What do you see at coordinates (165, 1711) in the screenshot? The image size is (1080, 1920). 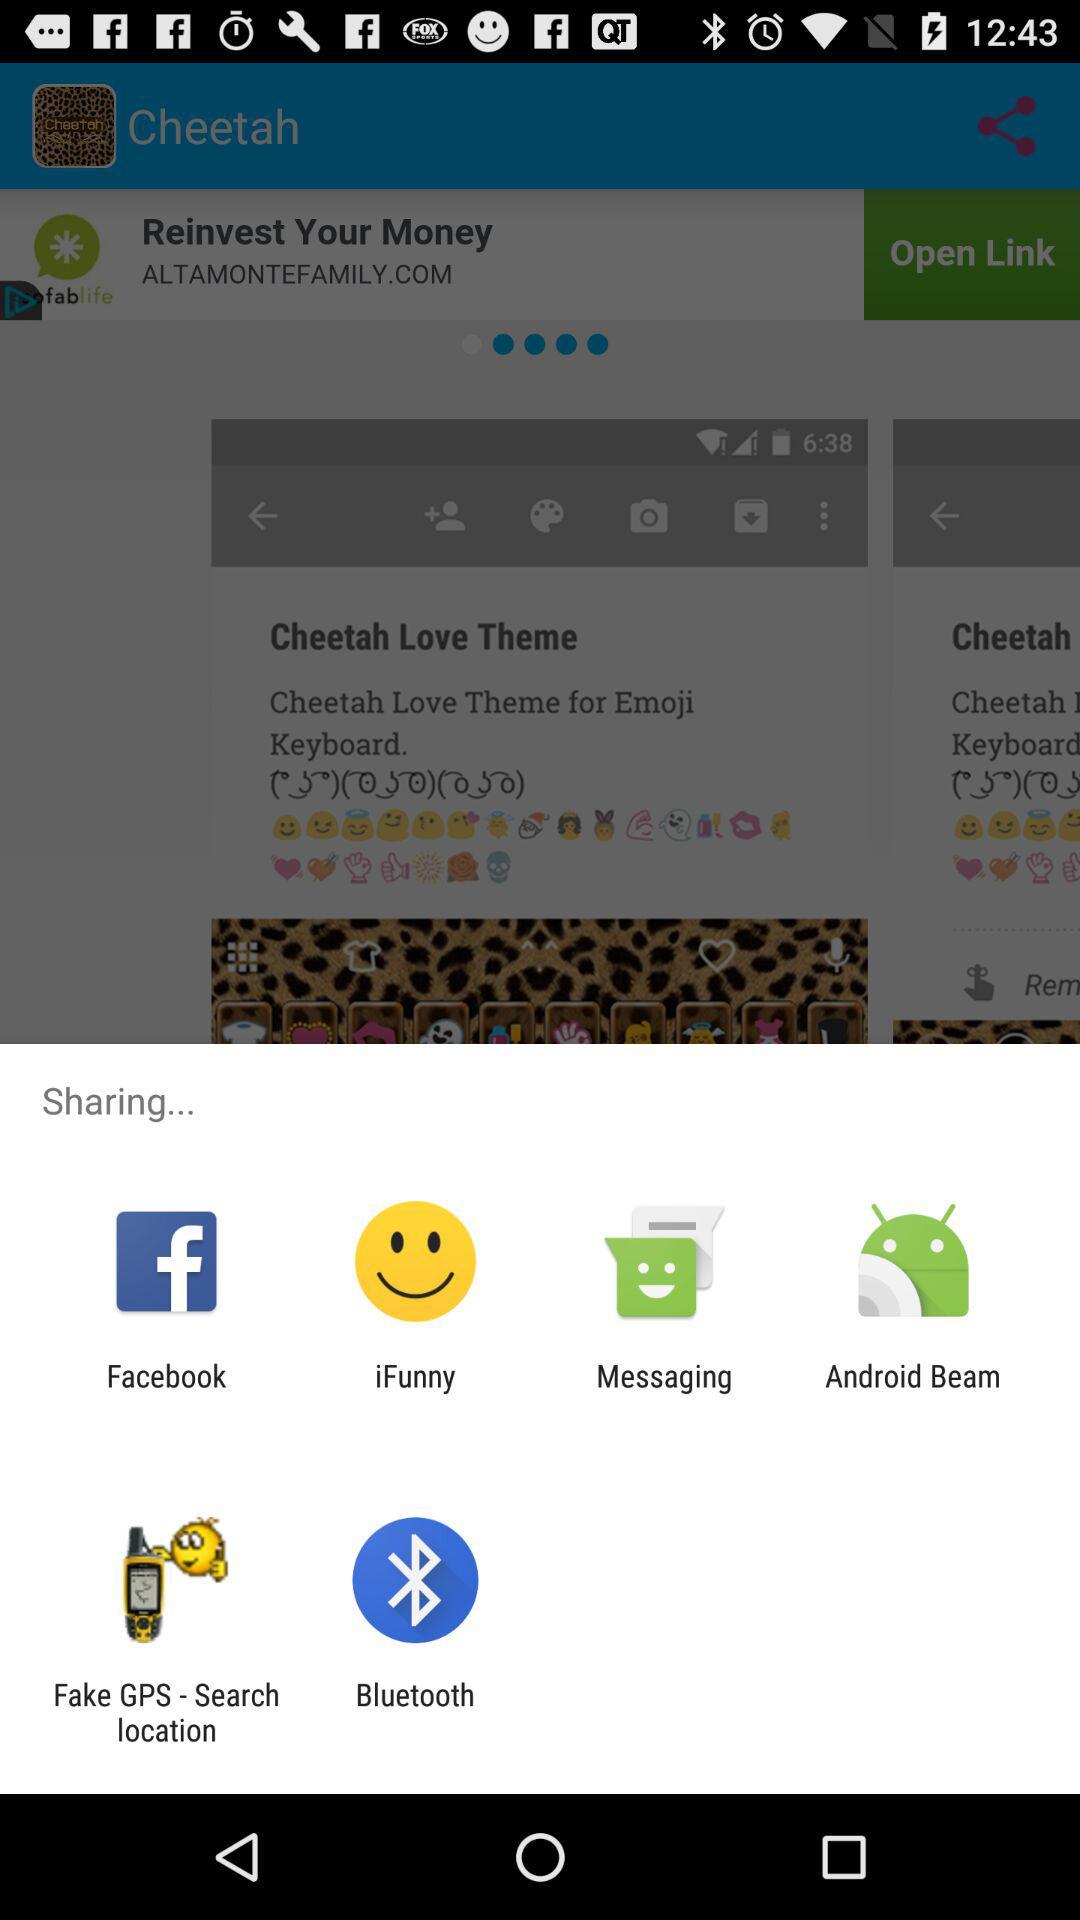 I see `the fake gps search icon` at bounding box center [165, 1711].